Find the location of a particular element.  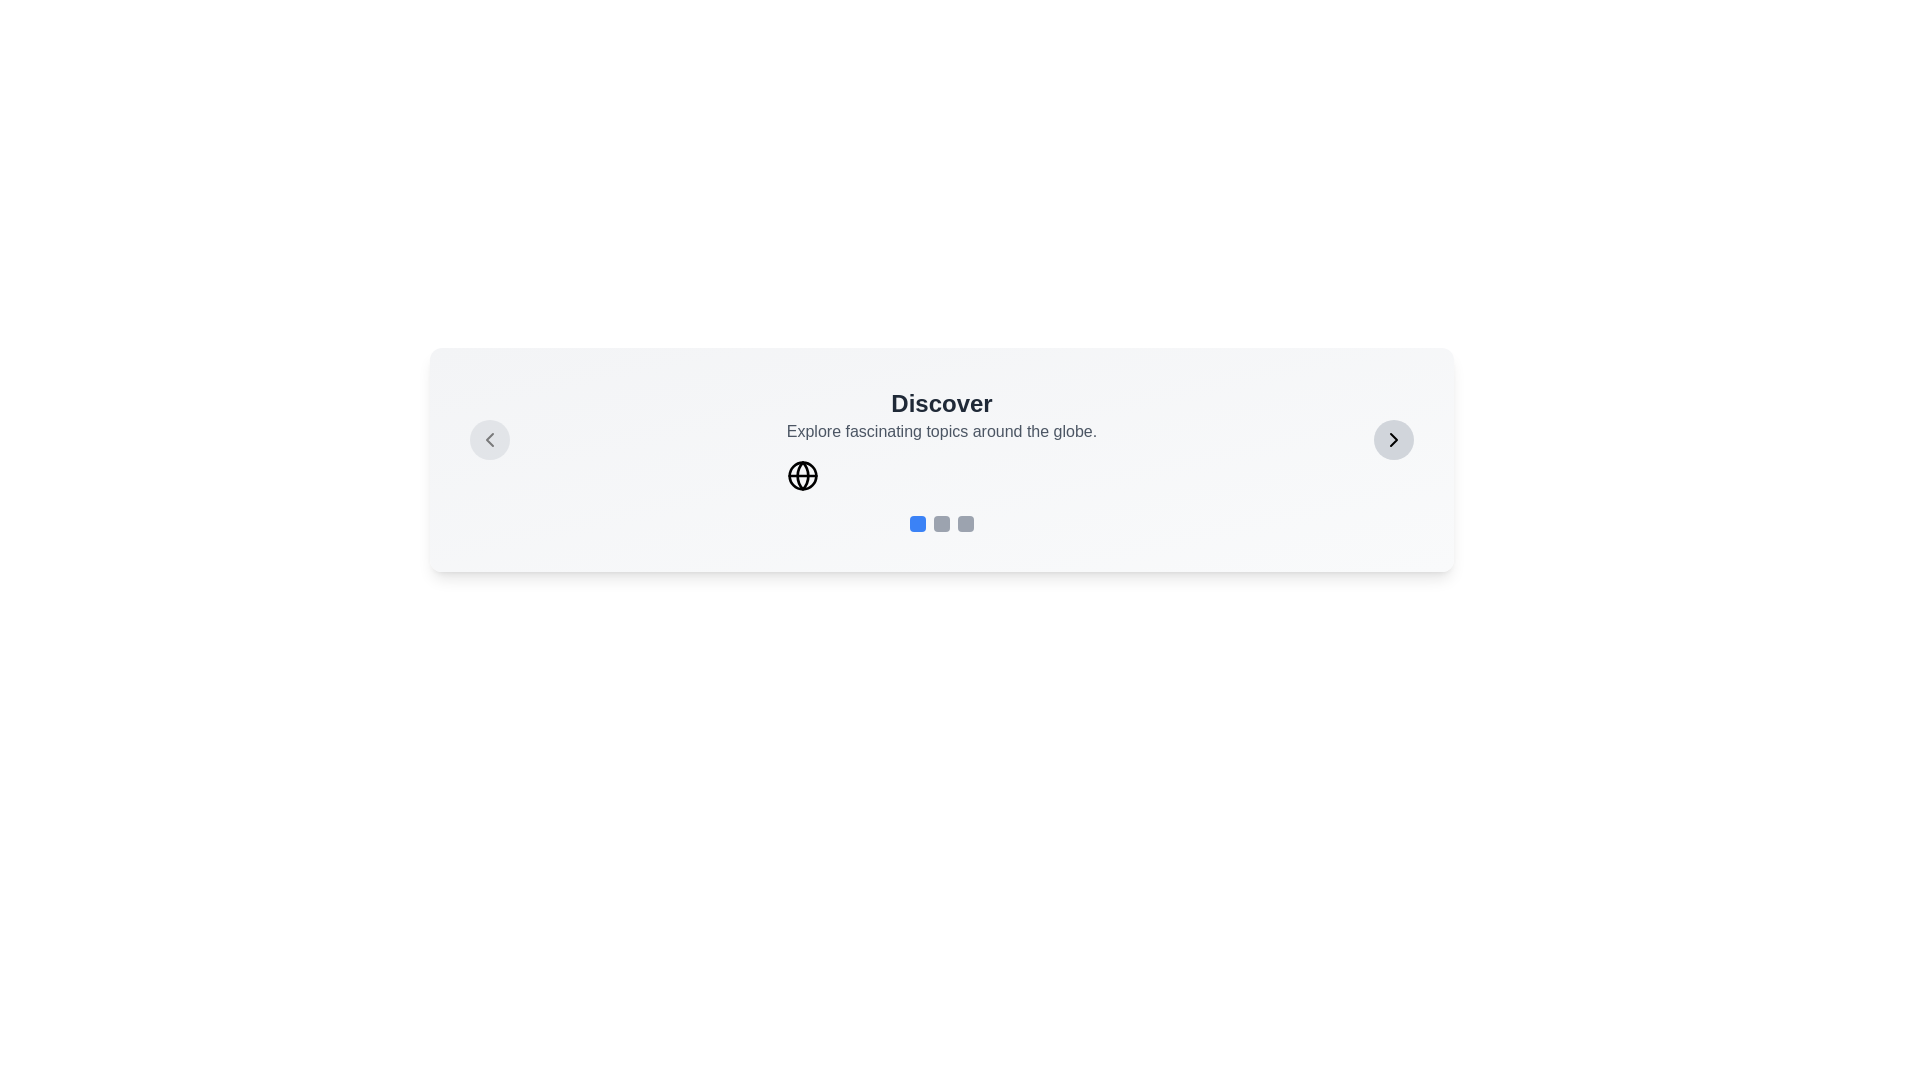

the second gray square icon, which is the Indicator square located between a blue icon and another gray icon at the bottom center of the interface is located at coordinates (940, 523).